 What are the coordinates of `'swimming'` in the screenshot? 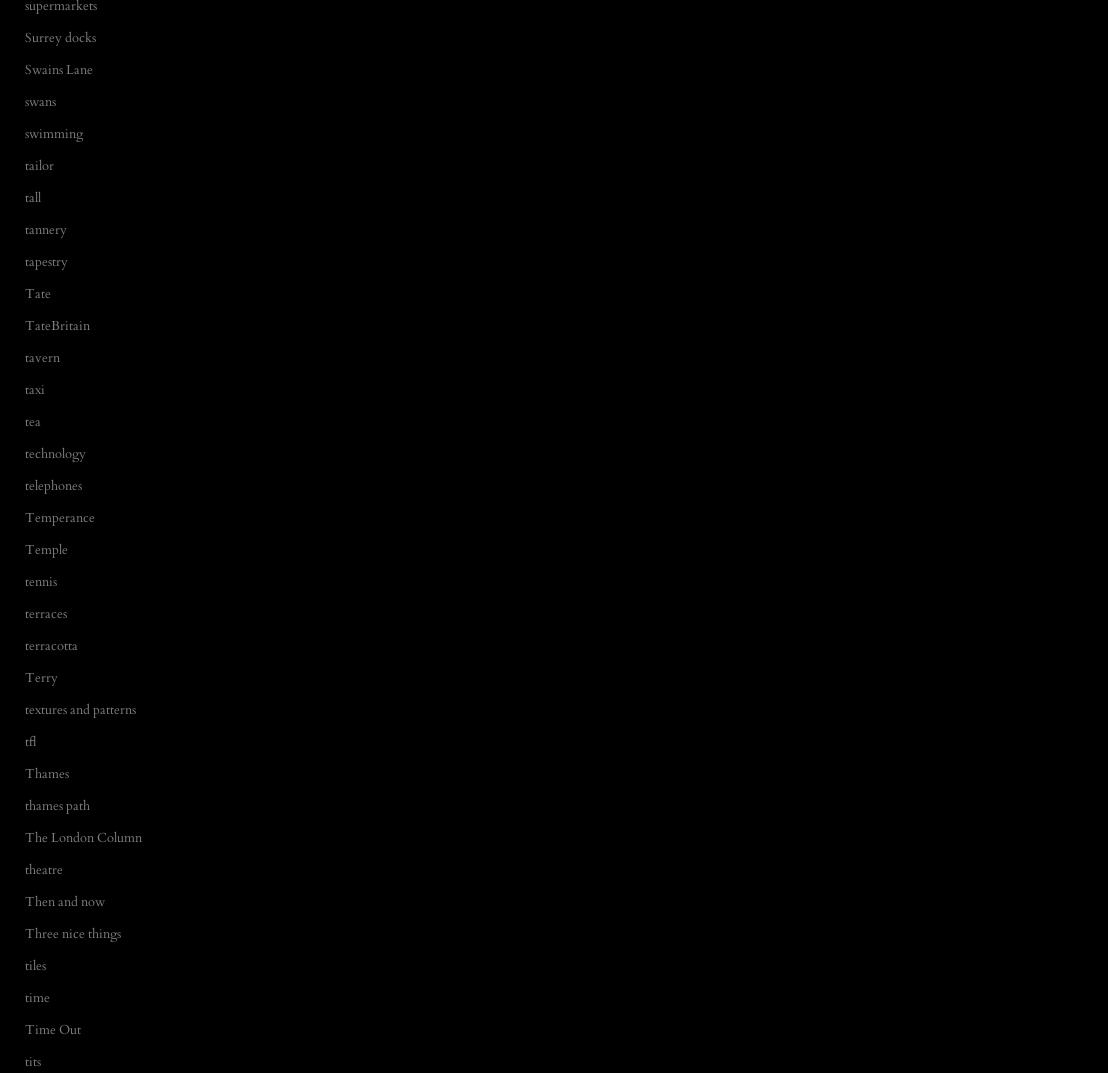 It's located at (52, 132).